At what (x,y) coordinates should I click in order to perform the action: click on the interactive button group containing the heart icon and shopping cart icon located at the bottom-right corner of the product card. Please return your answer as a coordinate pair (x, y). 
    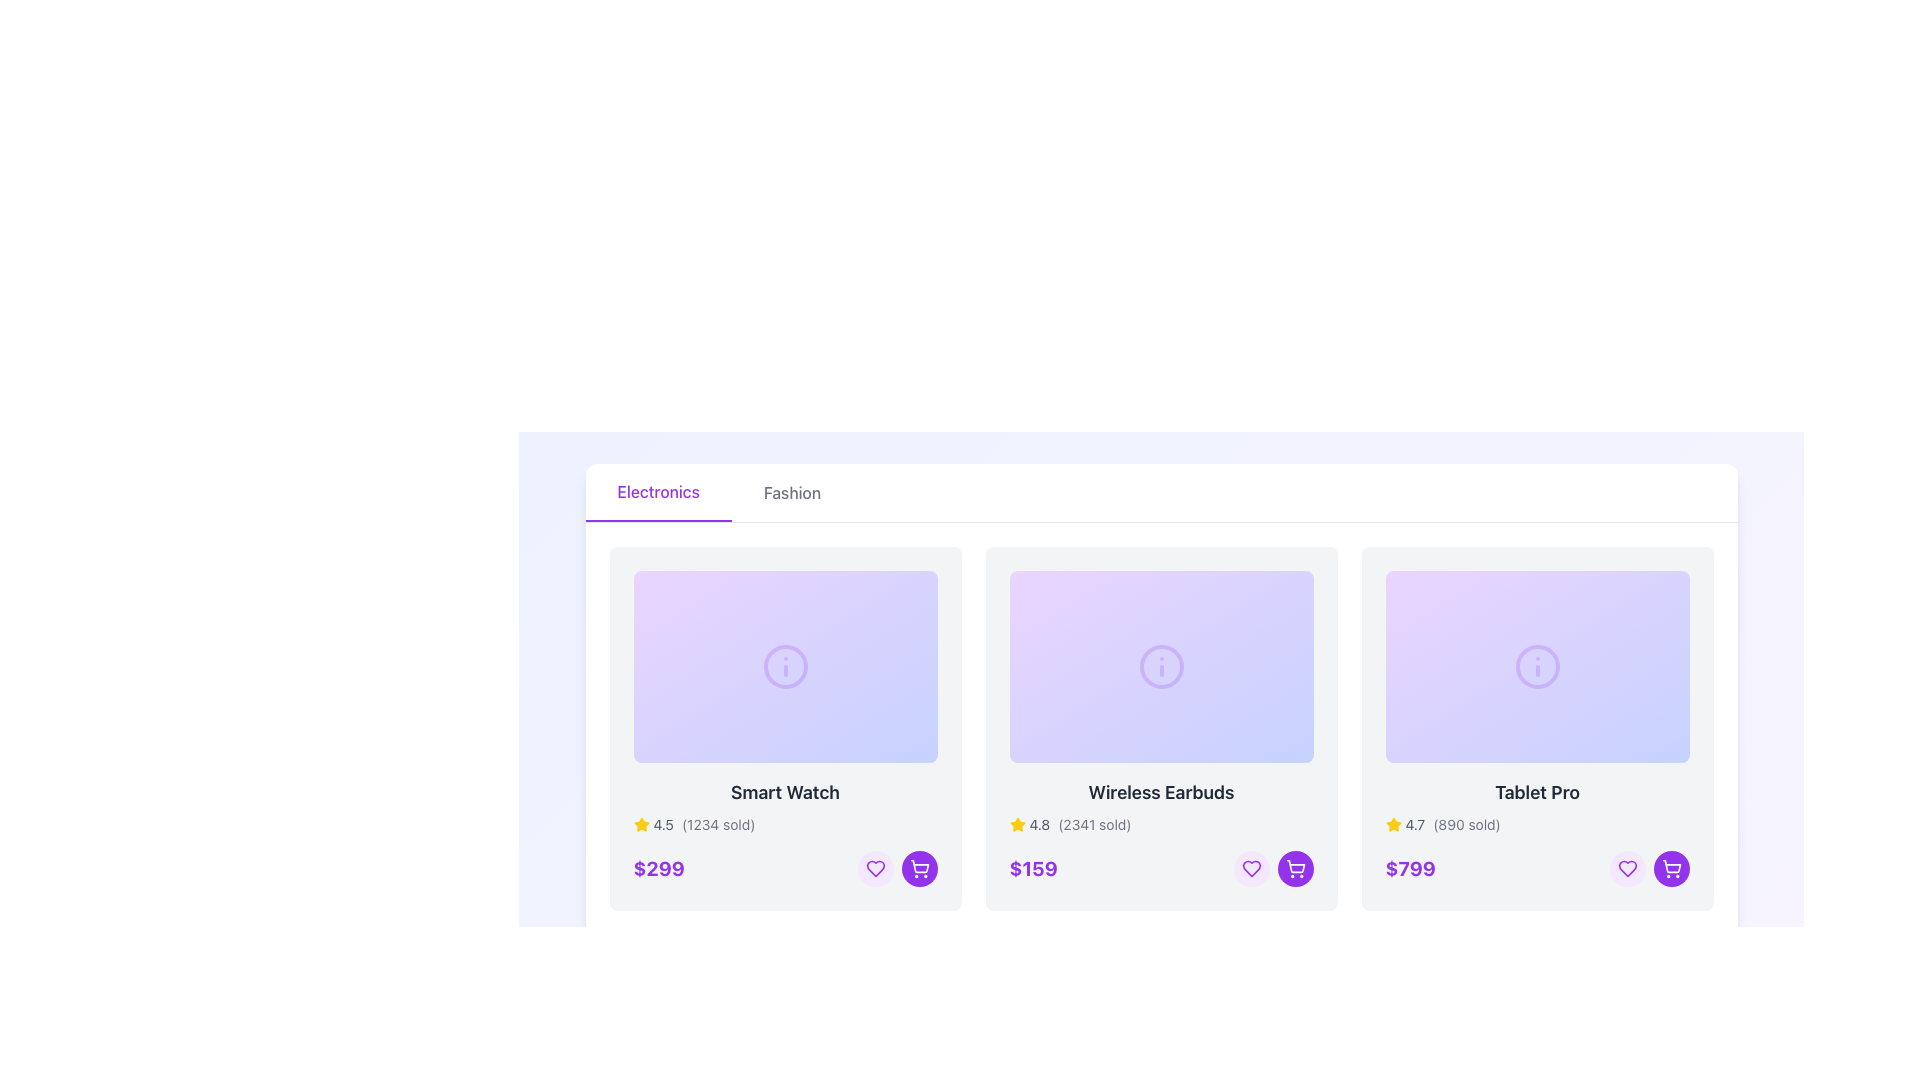
    Looking at the image, I should click on (896, 867).